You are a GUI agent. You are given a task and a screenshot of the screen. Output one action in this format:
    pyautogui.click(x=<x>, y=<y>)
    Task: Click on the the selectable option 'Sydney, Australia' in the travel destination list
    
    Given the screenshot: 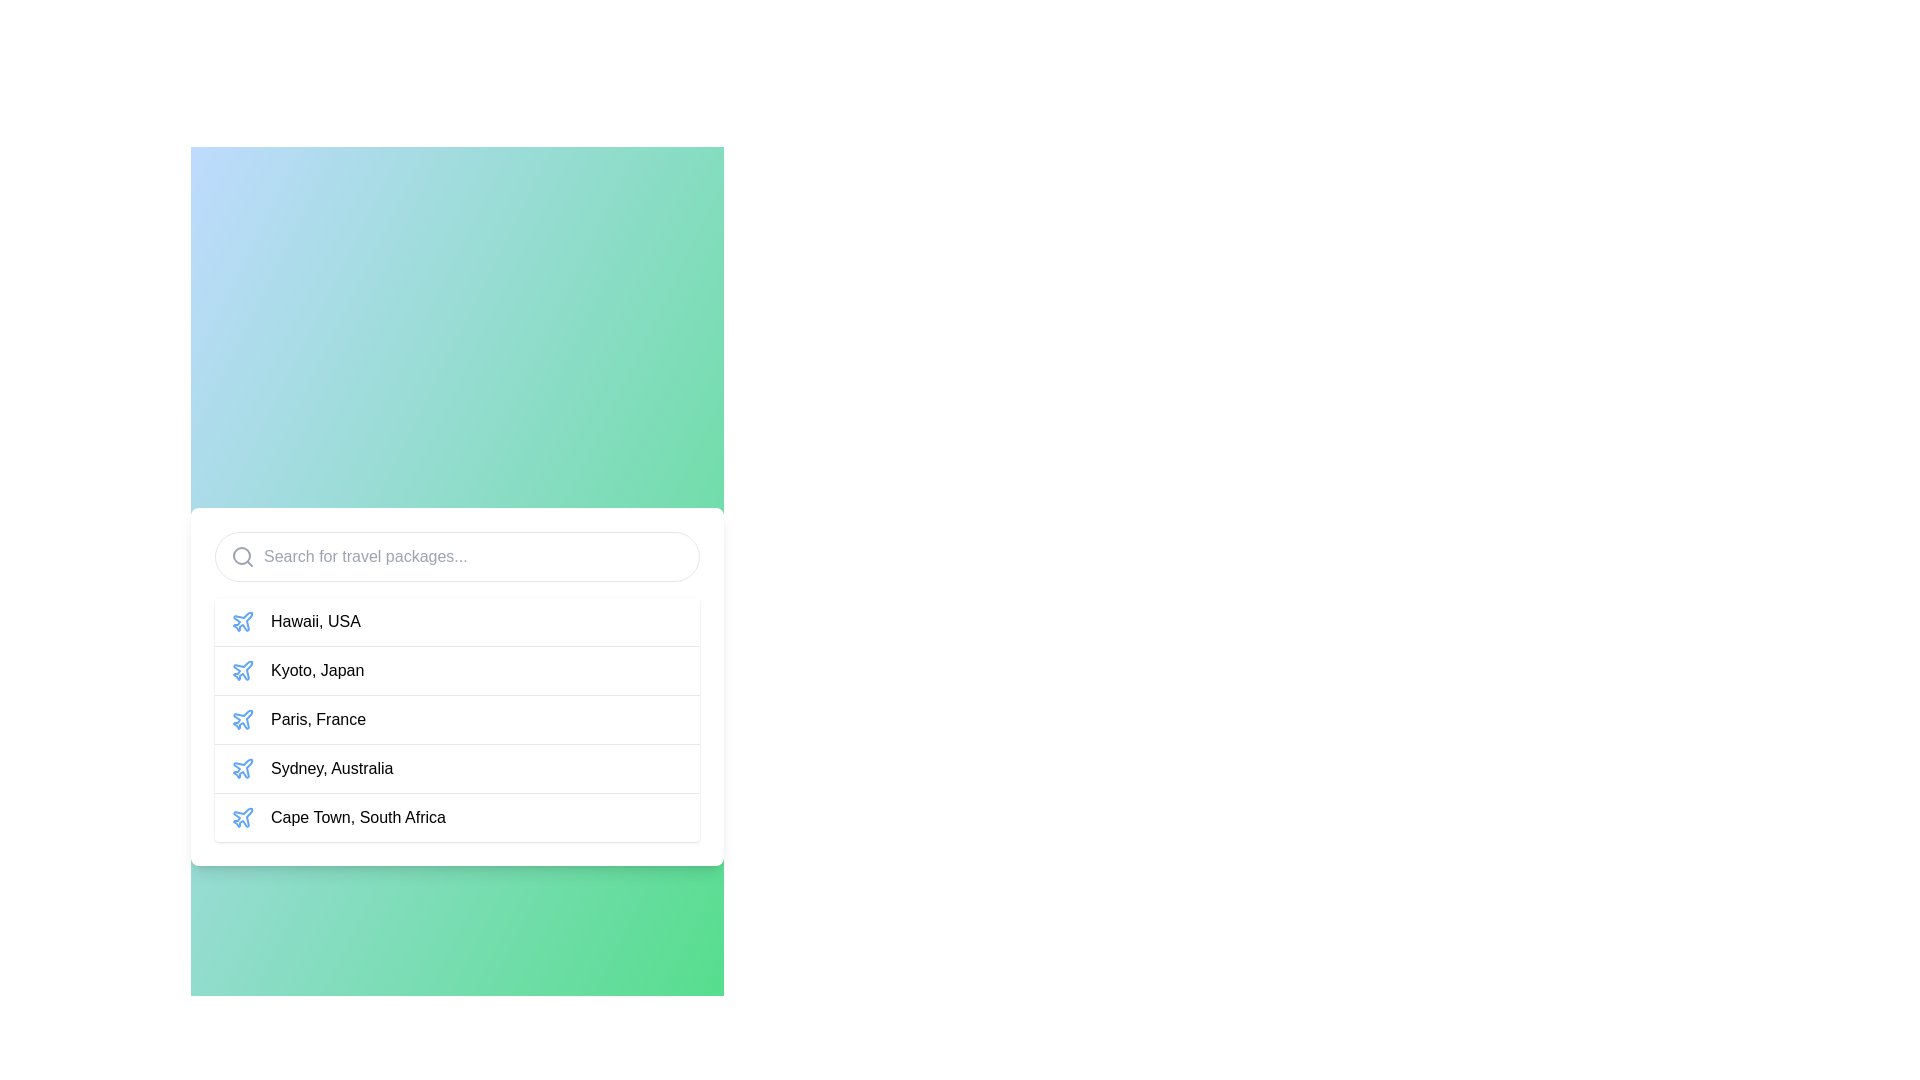 What is the action you would take?
    pyautogui.click(x=456, y=767)
    